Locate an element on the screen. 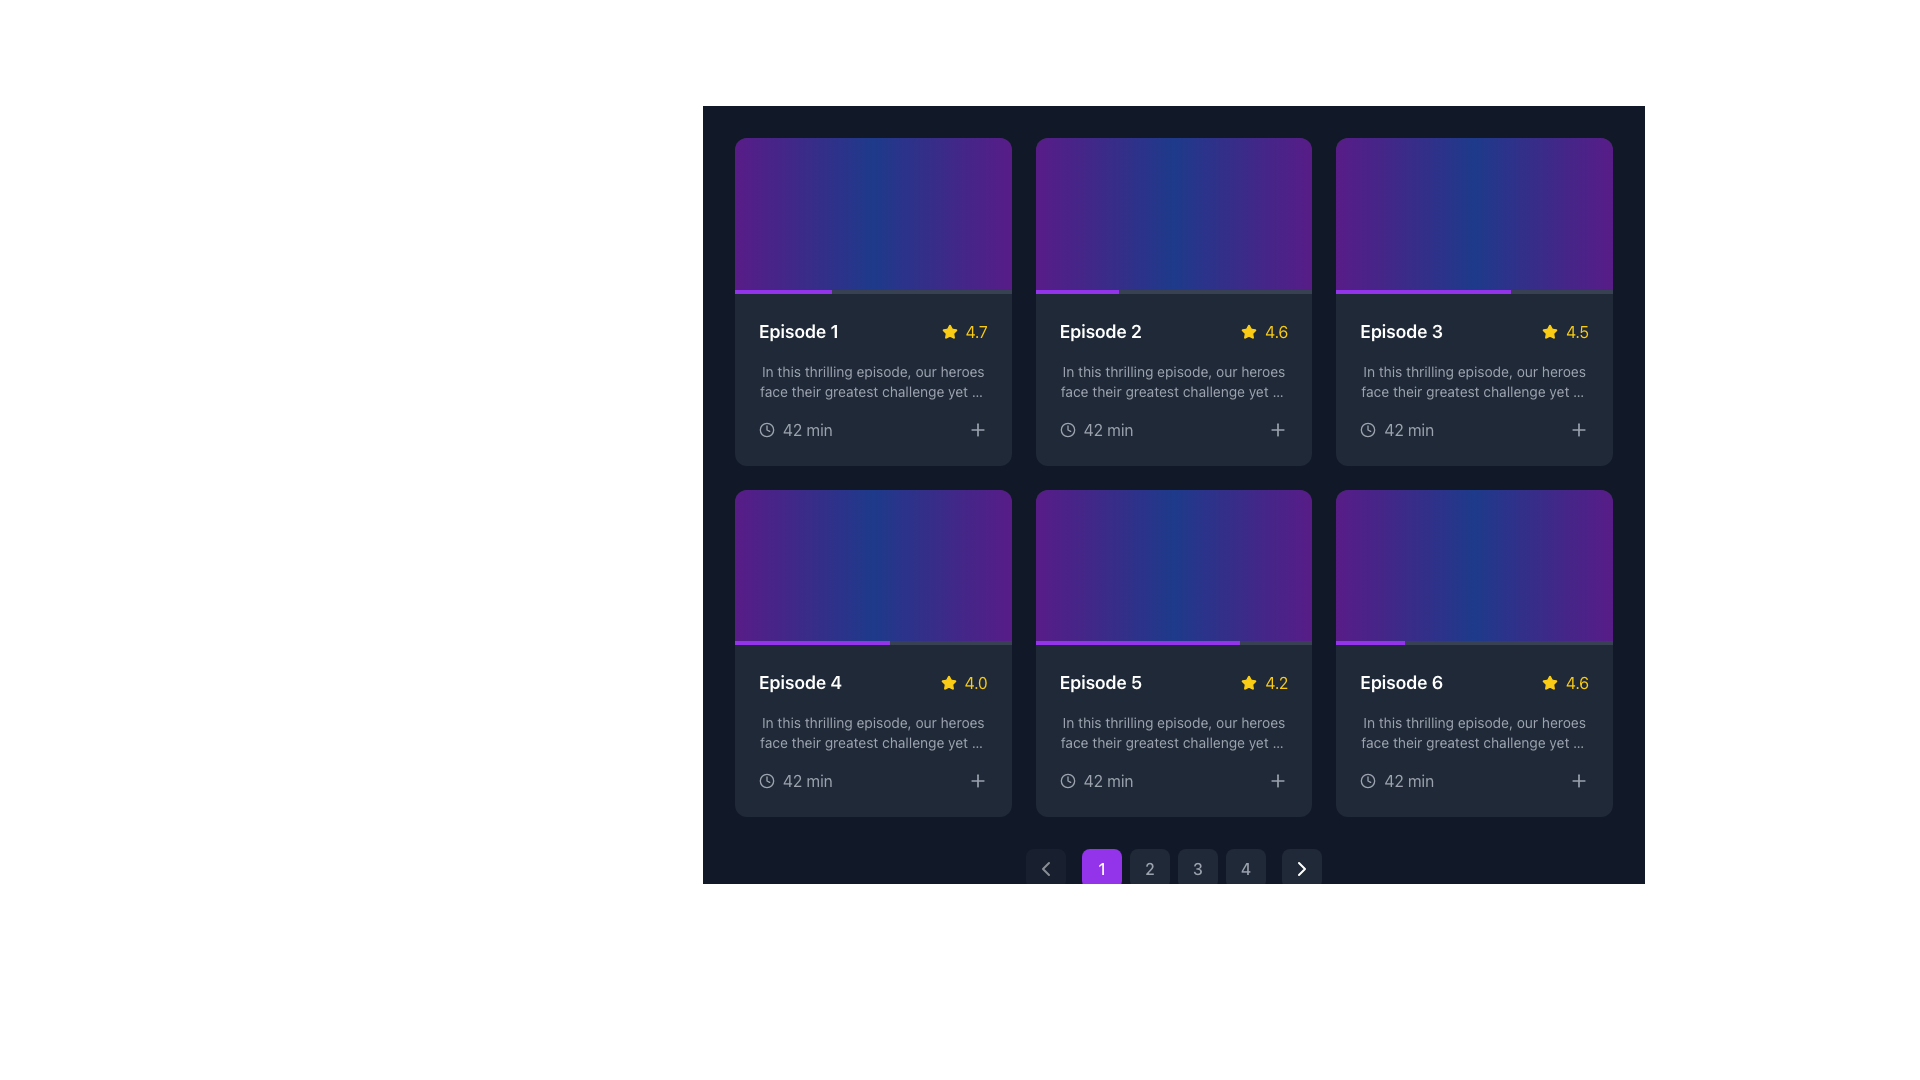  the pagination control button located at the rightmost side of the bottom navigation bar is located at coordinates (1301, 867).